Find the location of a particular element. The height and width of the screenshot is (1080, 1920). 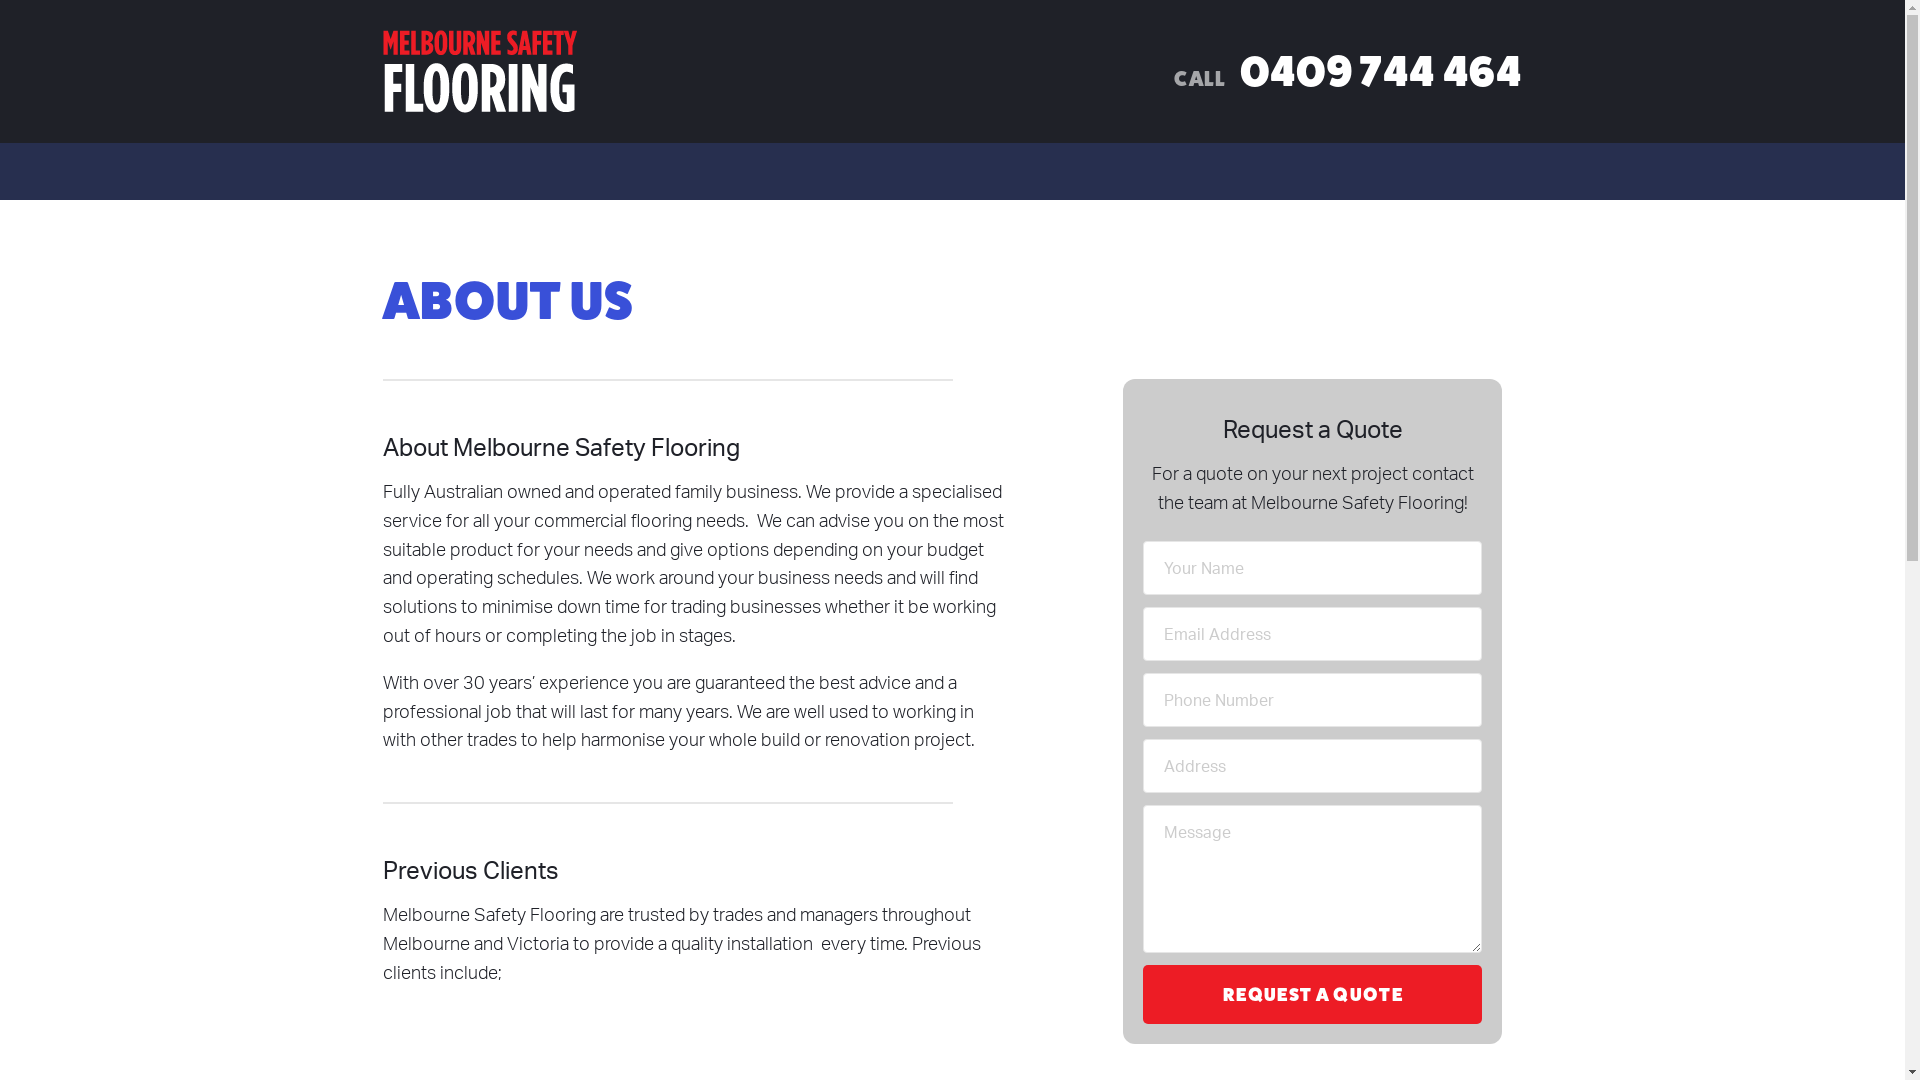

'REQUEST A QUOTE' is located at coordinates (1312, 994).